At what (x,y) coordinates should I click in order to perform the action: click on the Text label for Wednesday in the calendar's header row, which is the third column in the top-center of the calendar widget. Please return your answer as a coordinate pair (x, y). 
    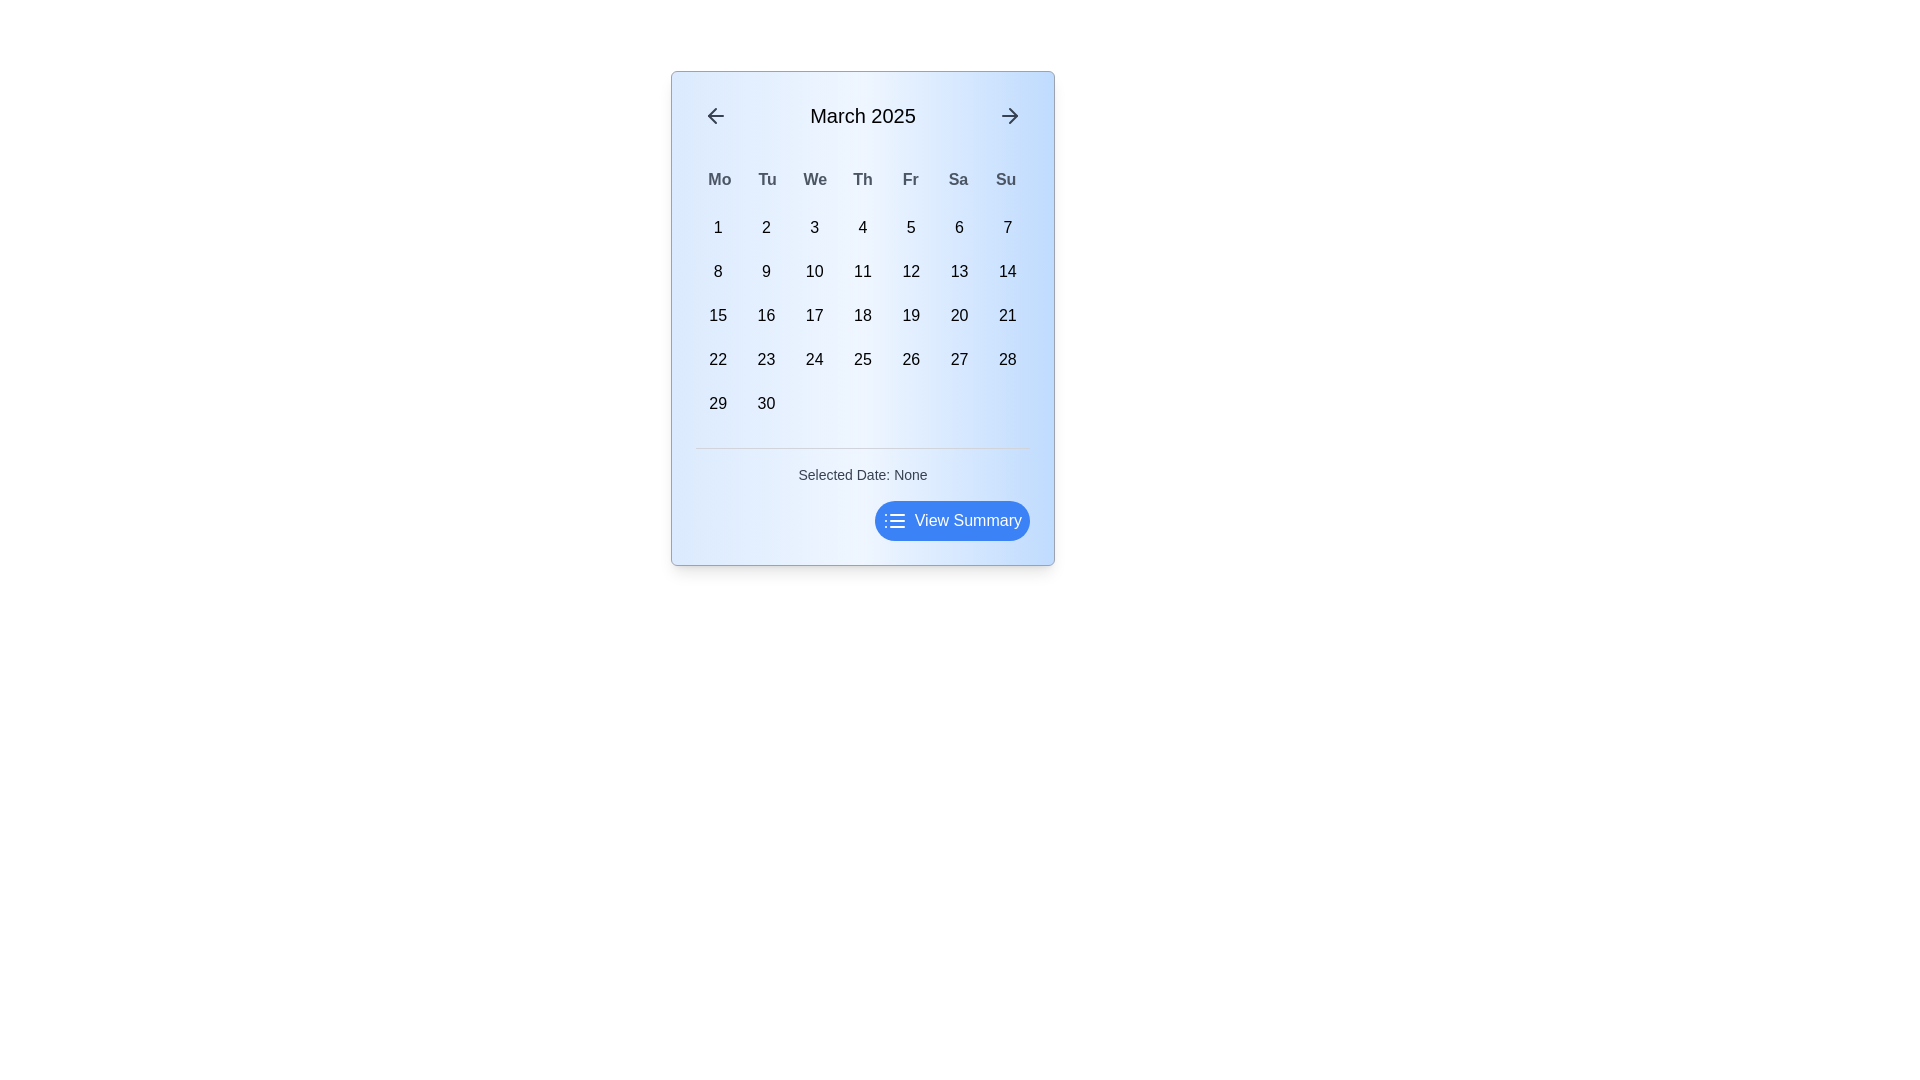
    Looking at the image, I should click on (815, 180).